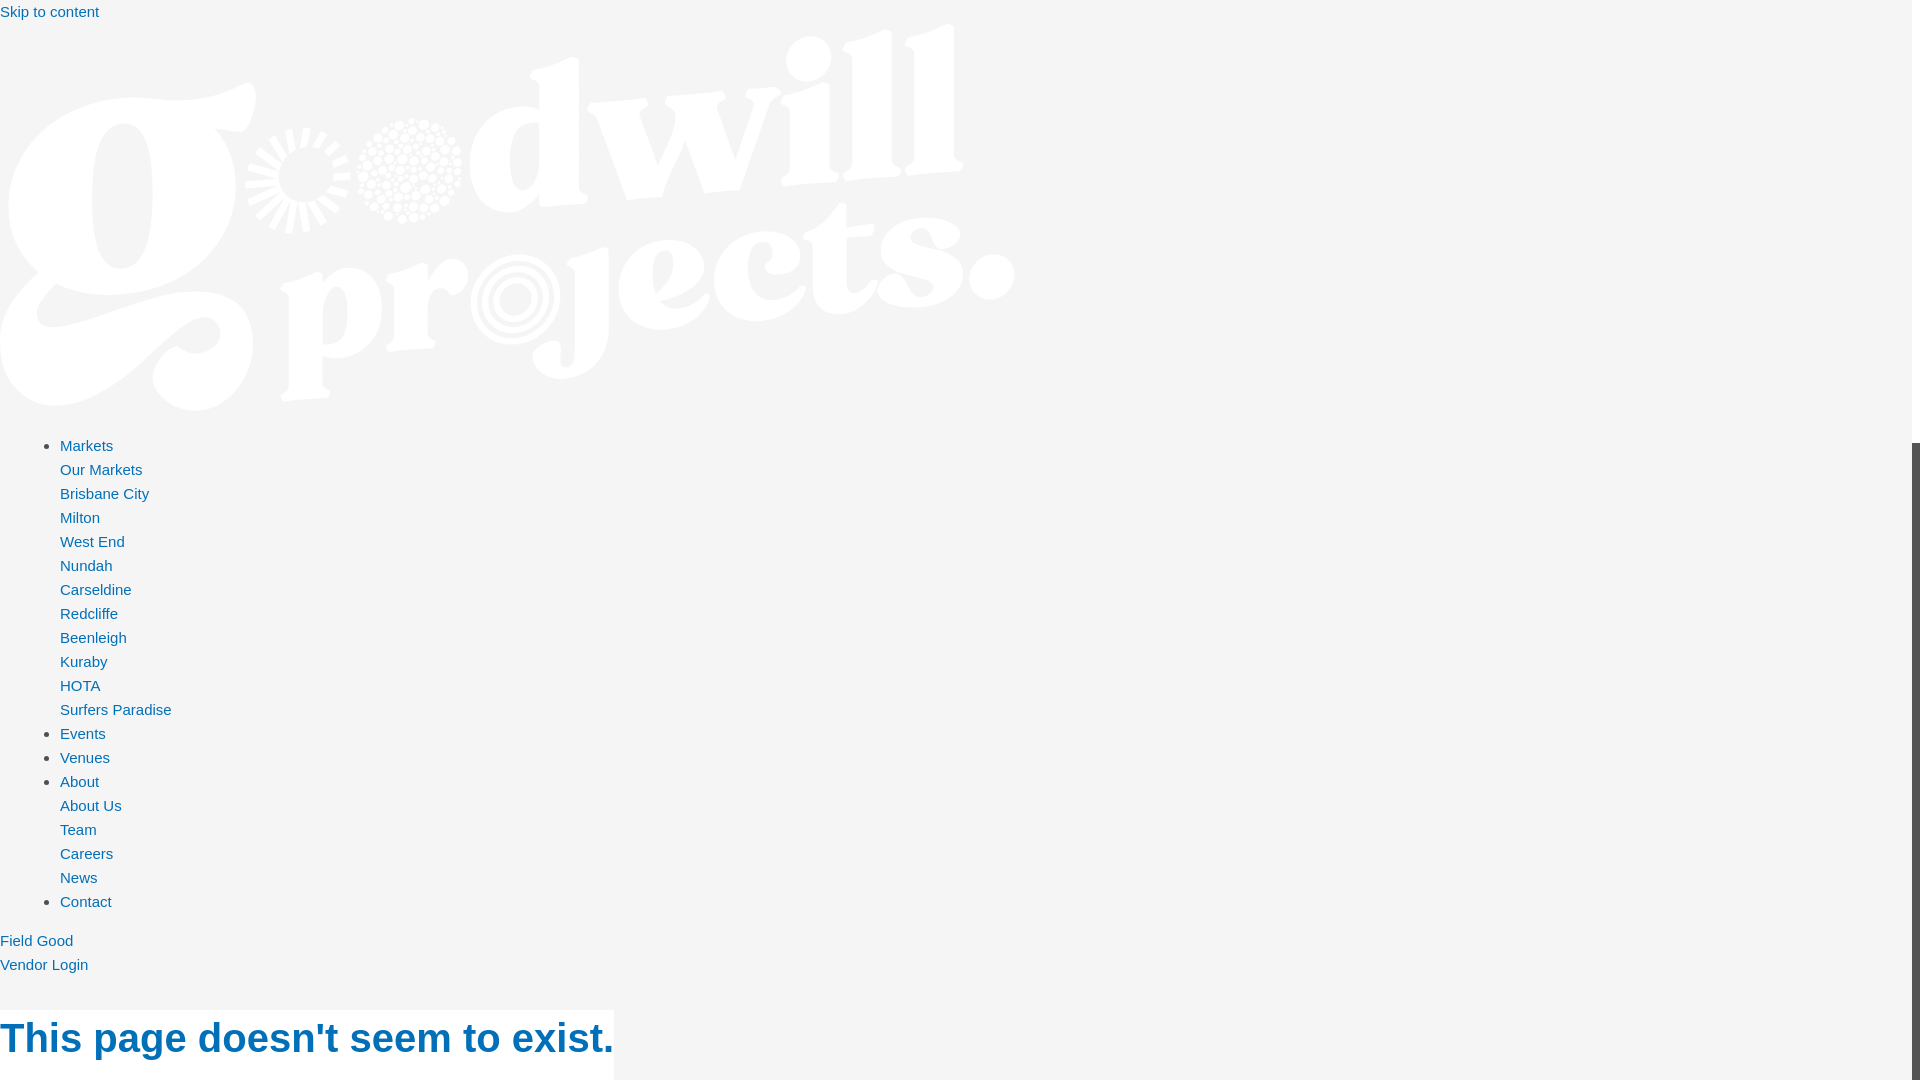  What do you see at coordinates (59, 493) in the screenshot?
I see `'Brisbane City'` at bounding box center [59, 493].